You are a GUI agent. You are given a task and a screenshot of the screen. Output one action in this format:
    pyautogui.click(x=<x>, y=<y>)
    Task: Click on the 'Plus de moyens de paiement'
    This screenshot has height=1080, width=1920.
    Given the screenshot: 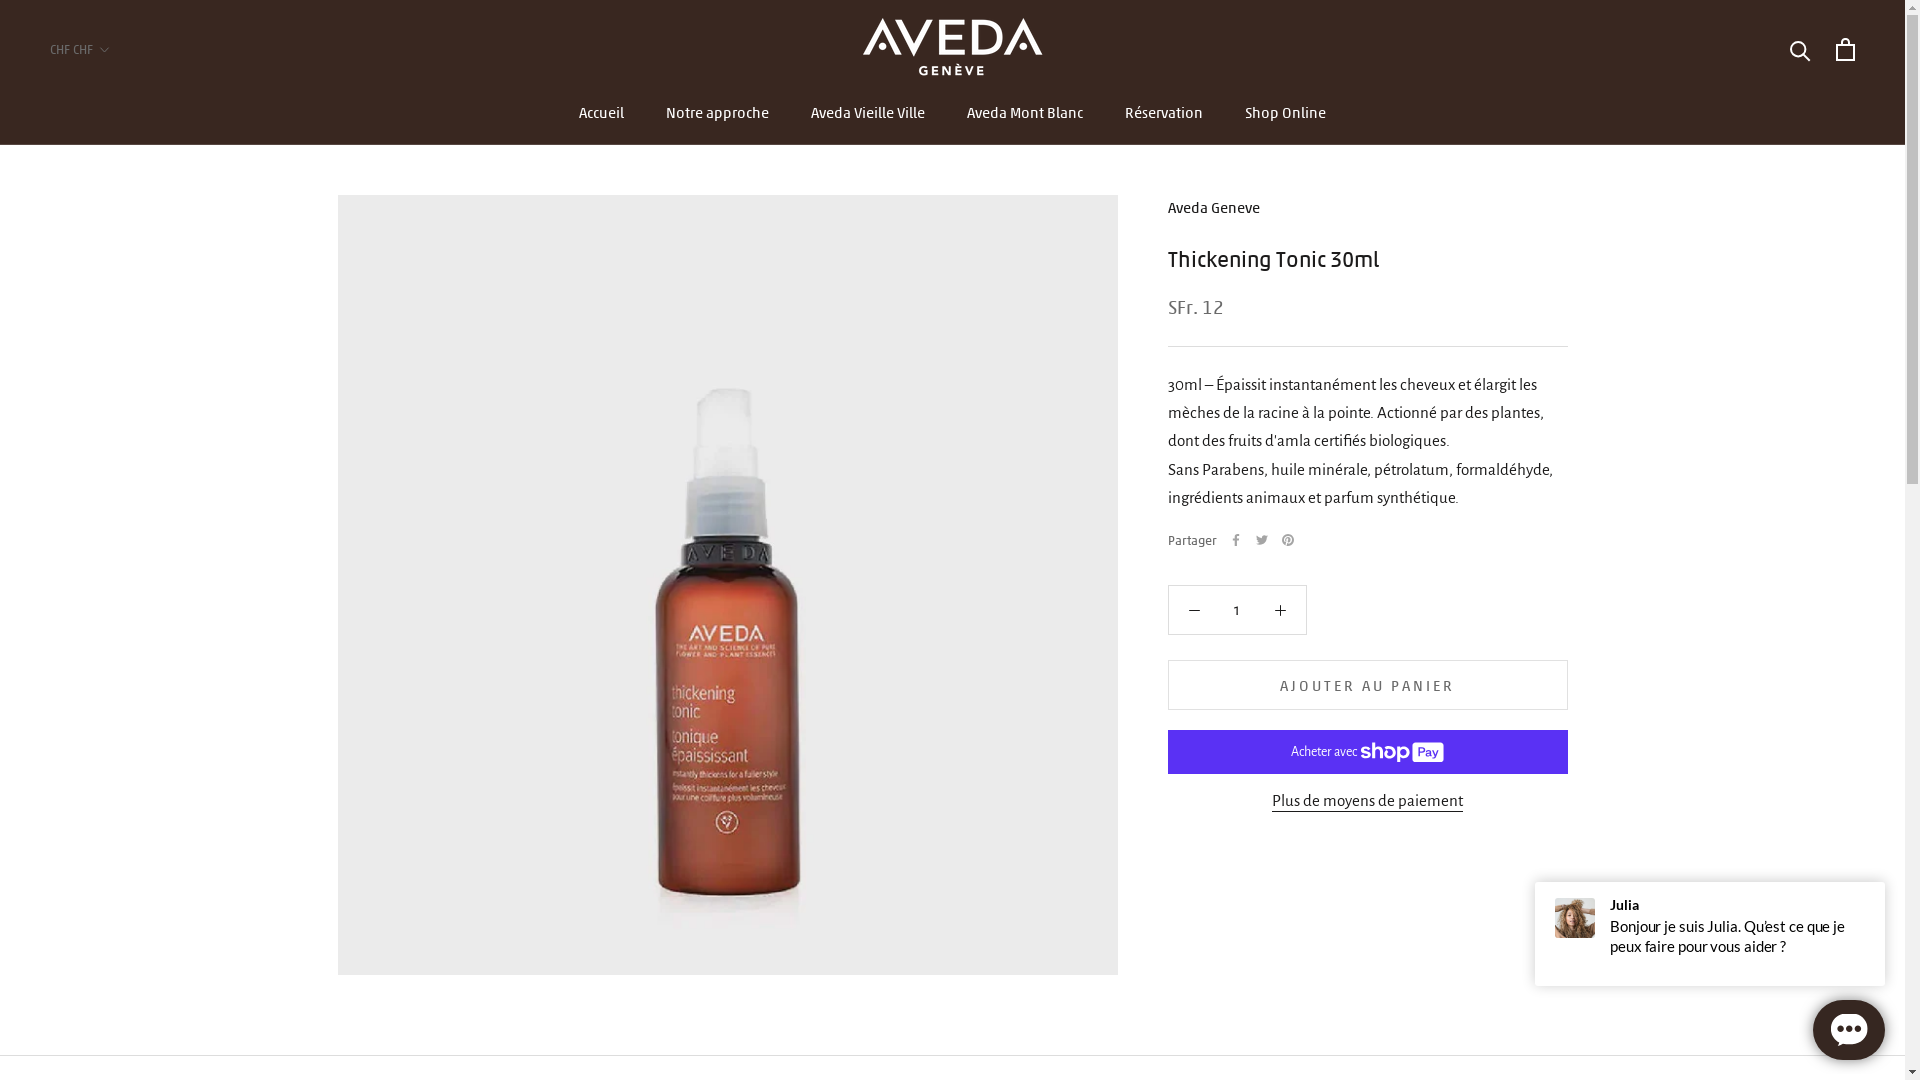 What is the action you would take?
    pyautogui.click(x=1366, y=800)
    